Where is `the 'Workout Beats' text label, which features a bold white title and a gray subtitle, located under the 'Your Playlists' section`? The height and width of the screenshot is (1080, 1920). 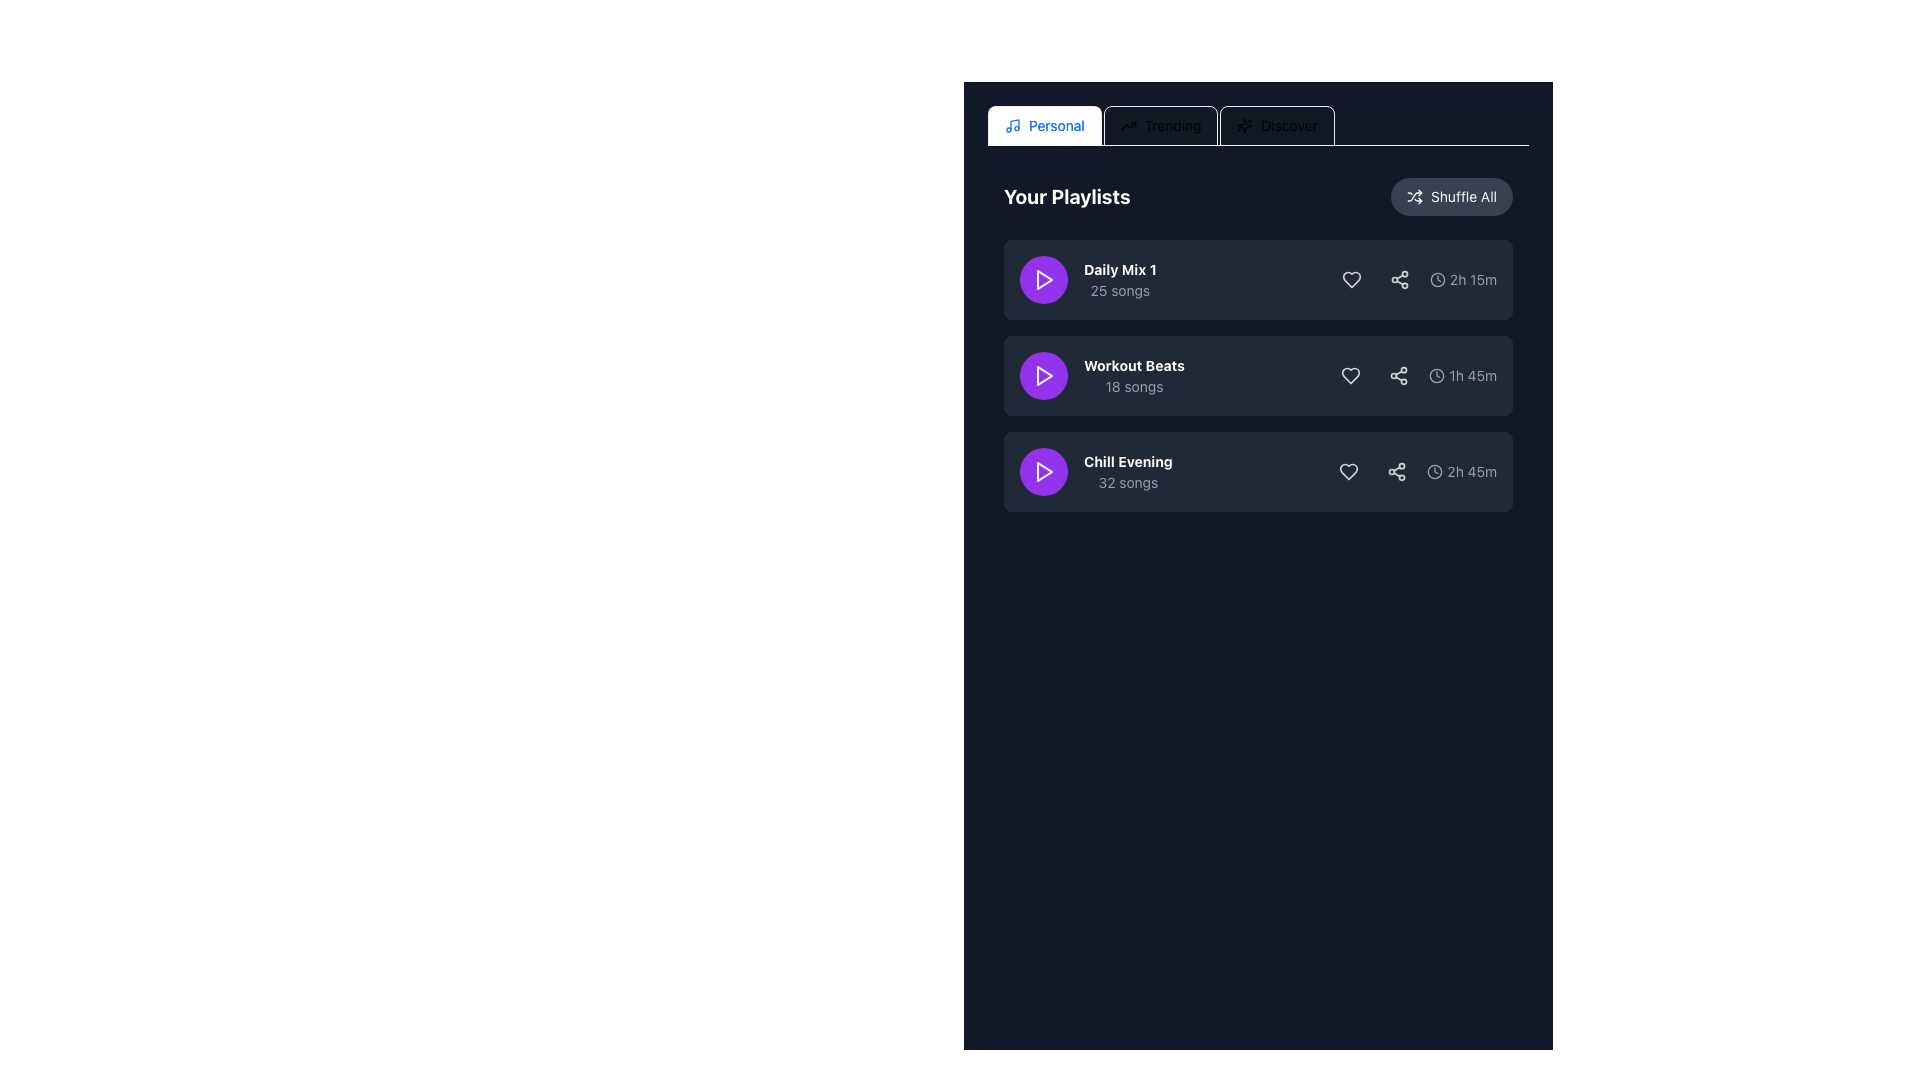 the 'Workout Beats' text label, which features a bold white title and a gray subtitle, located under the 'Your Playlists' section is located at coordinates (1134, 375).